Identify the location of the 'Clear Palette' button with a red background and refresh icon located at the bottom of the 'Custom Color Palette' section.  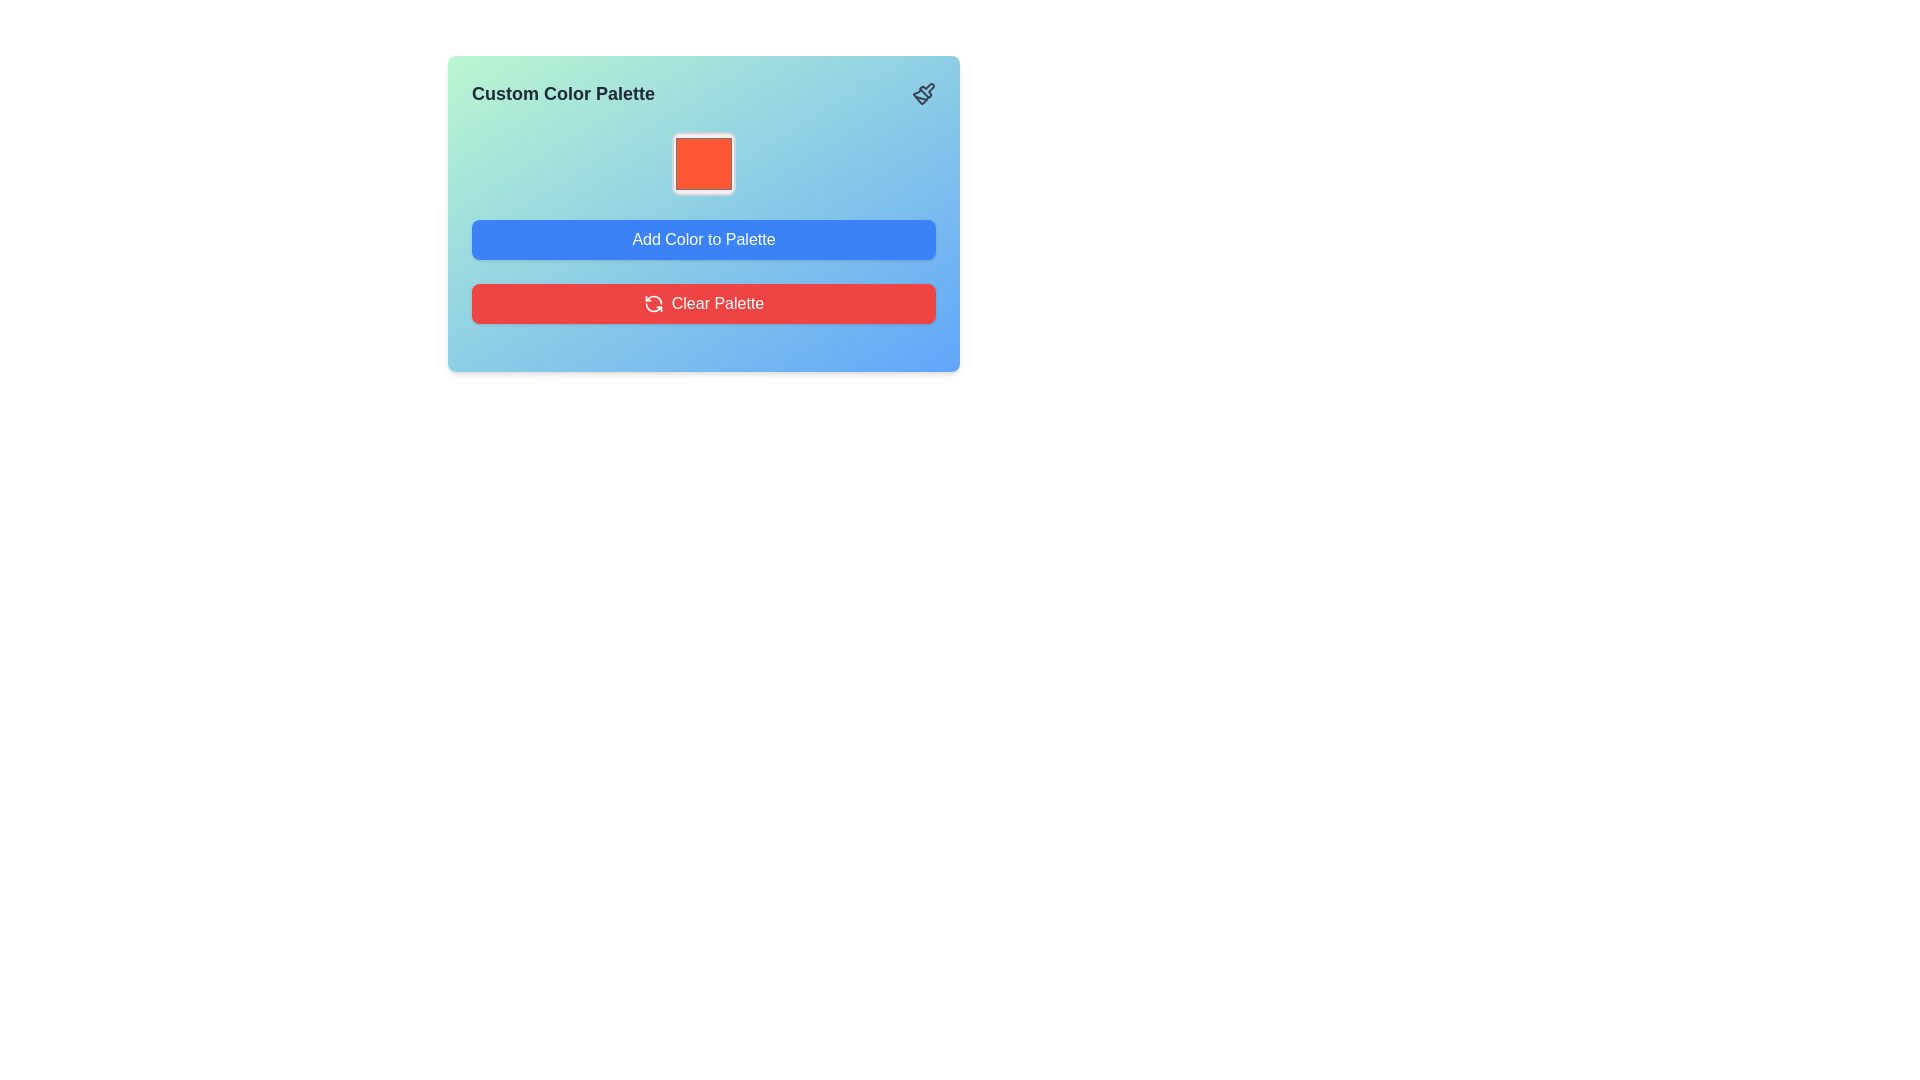
(704, 304).